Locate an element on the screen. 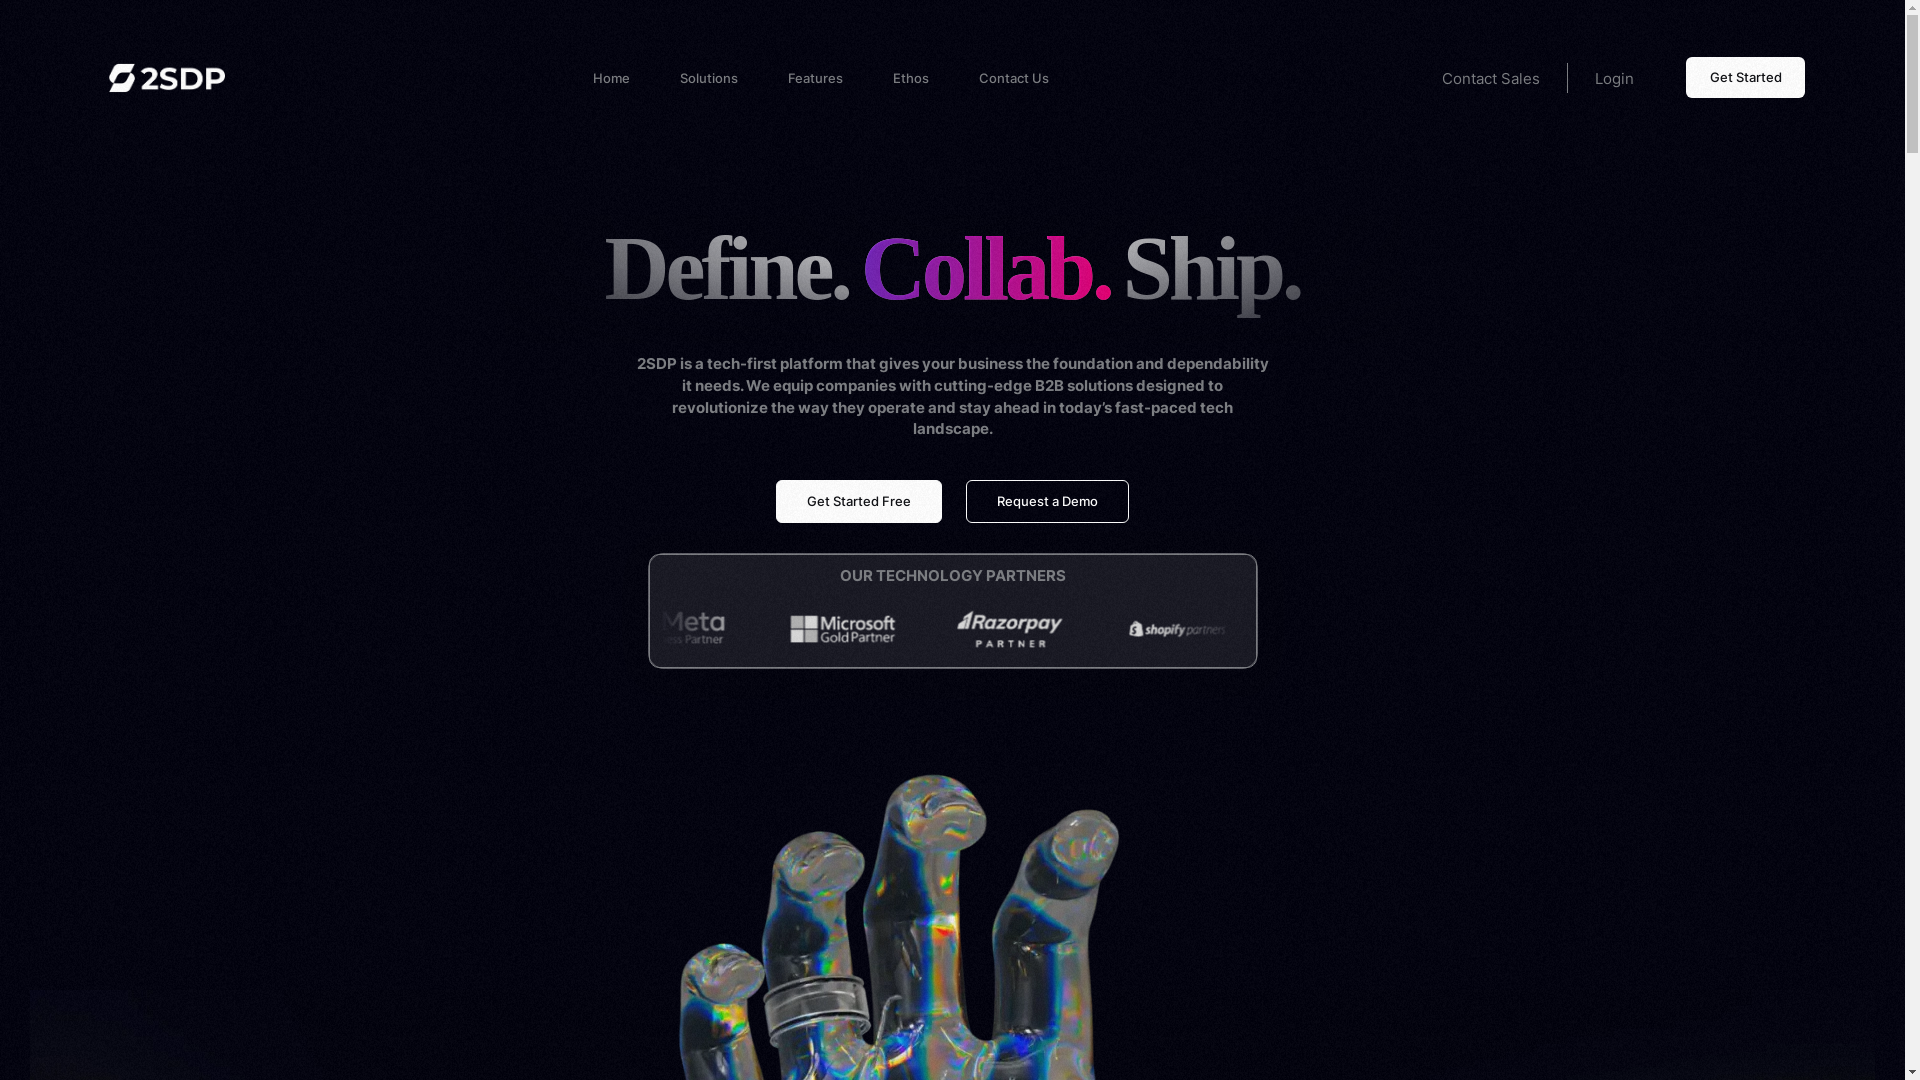 This screenshot has height=1080, width=1920. 'Home' is located at coordinates (610, 76).